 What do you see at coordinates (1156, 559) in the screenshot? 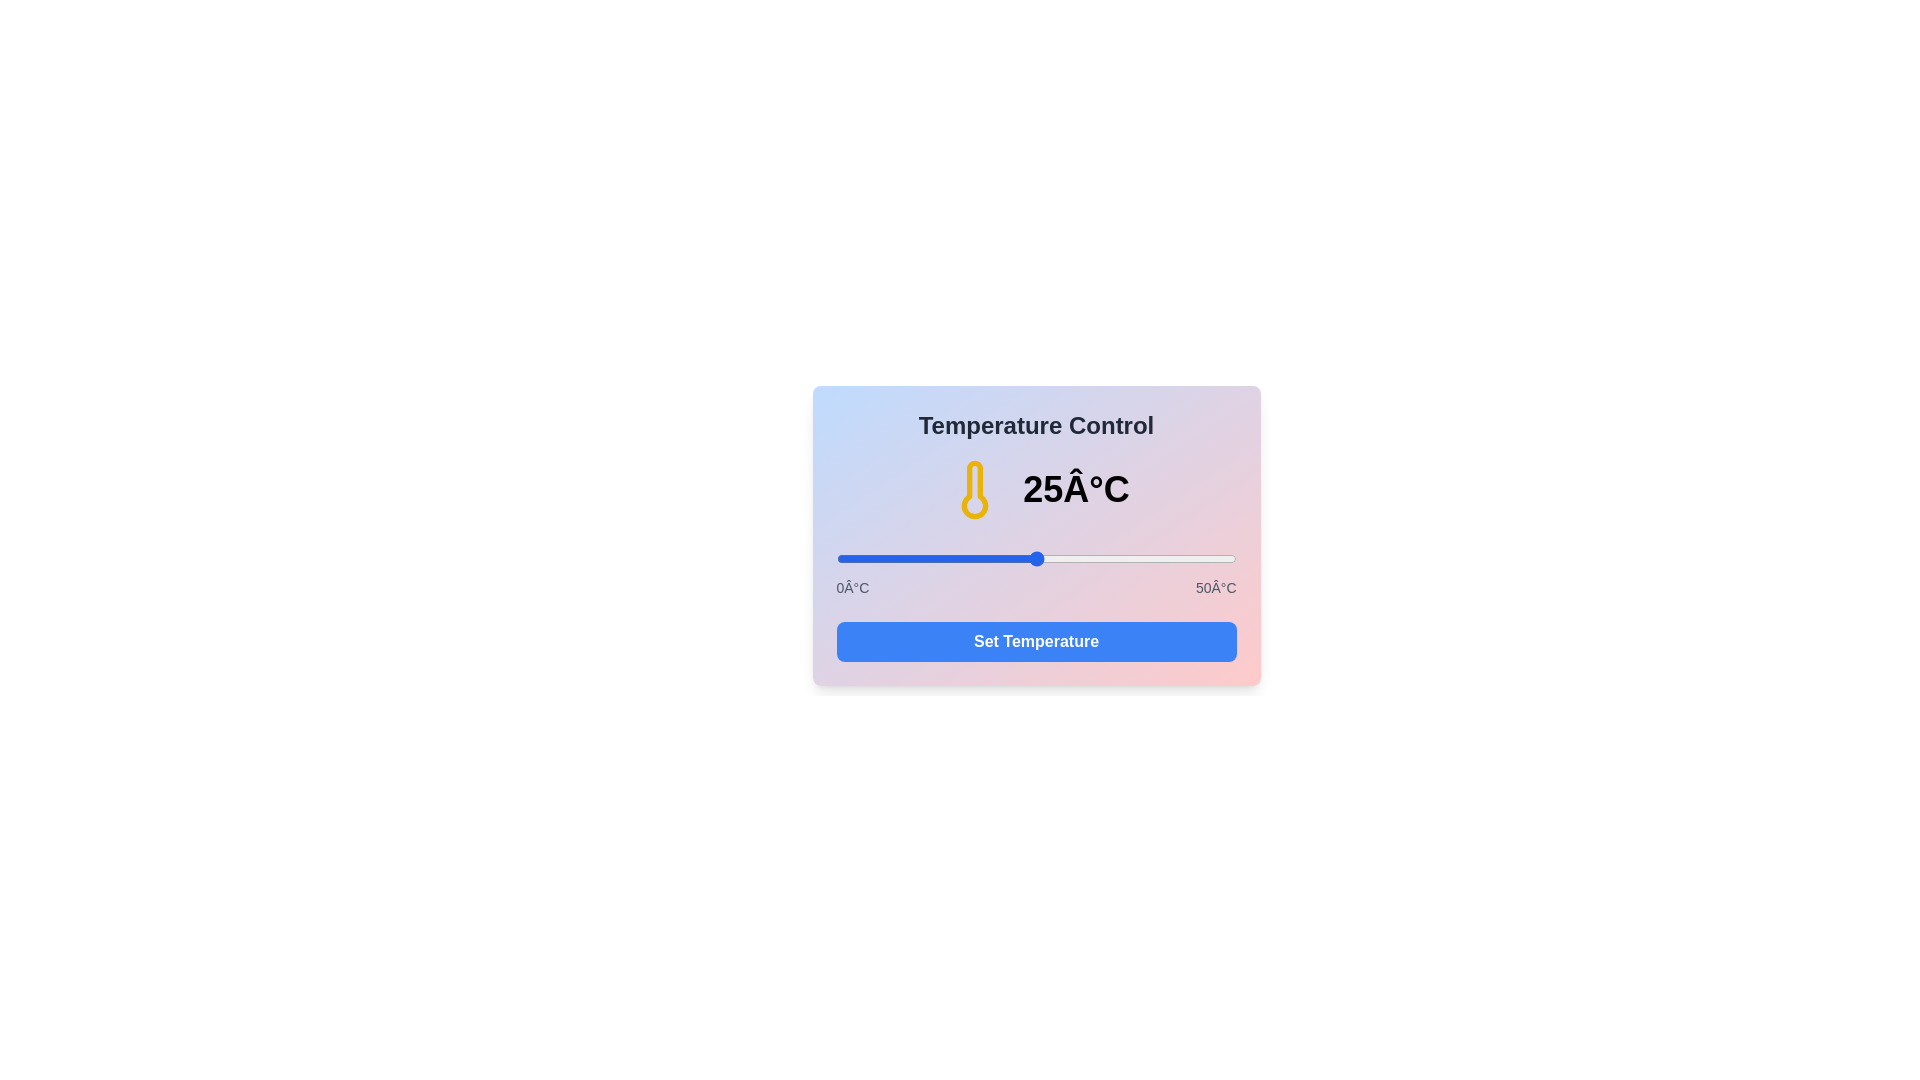
I see `the temperature slider to 40°C` at bounding box center [1156, 559].